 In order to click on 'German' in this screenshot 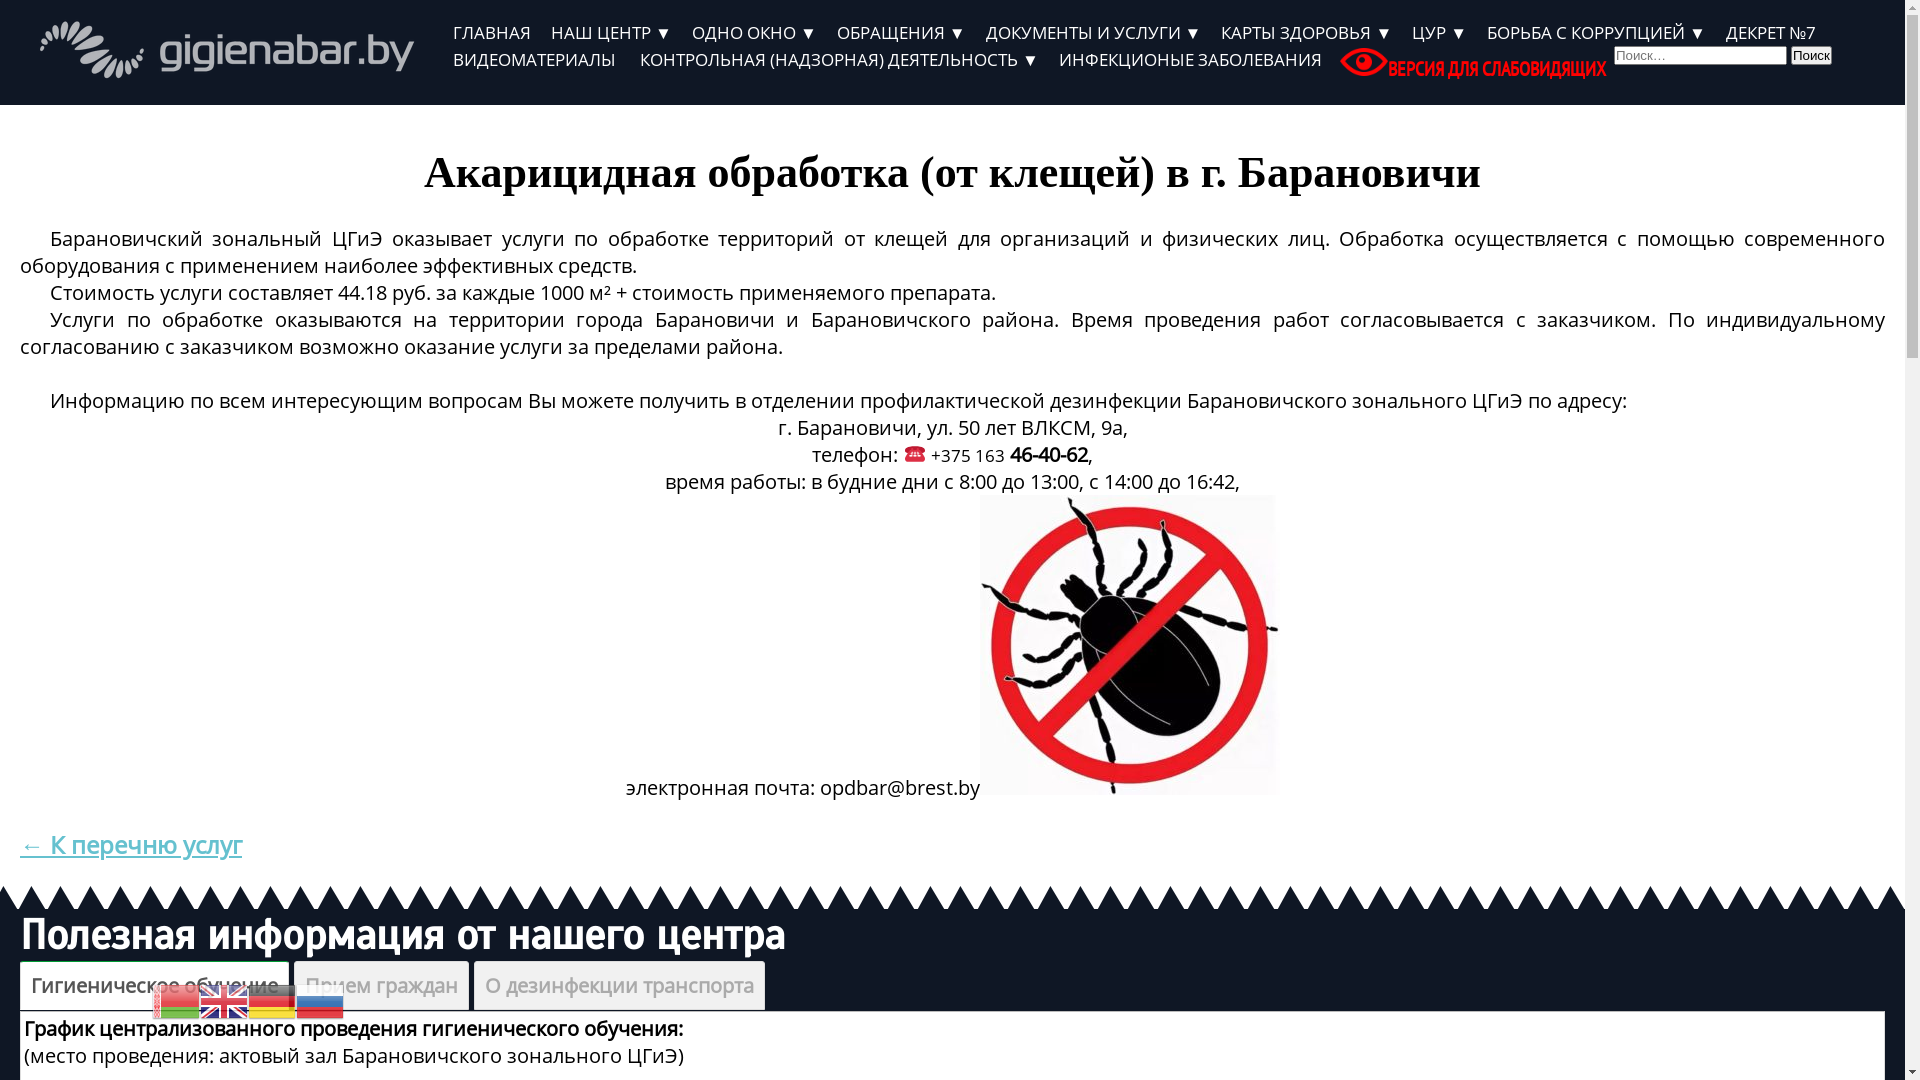, I will do `click(247, 1000)`.